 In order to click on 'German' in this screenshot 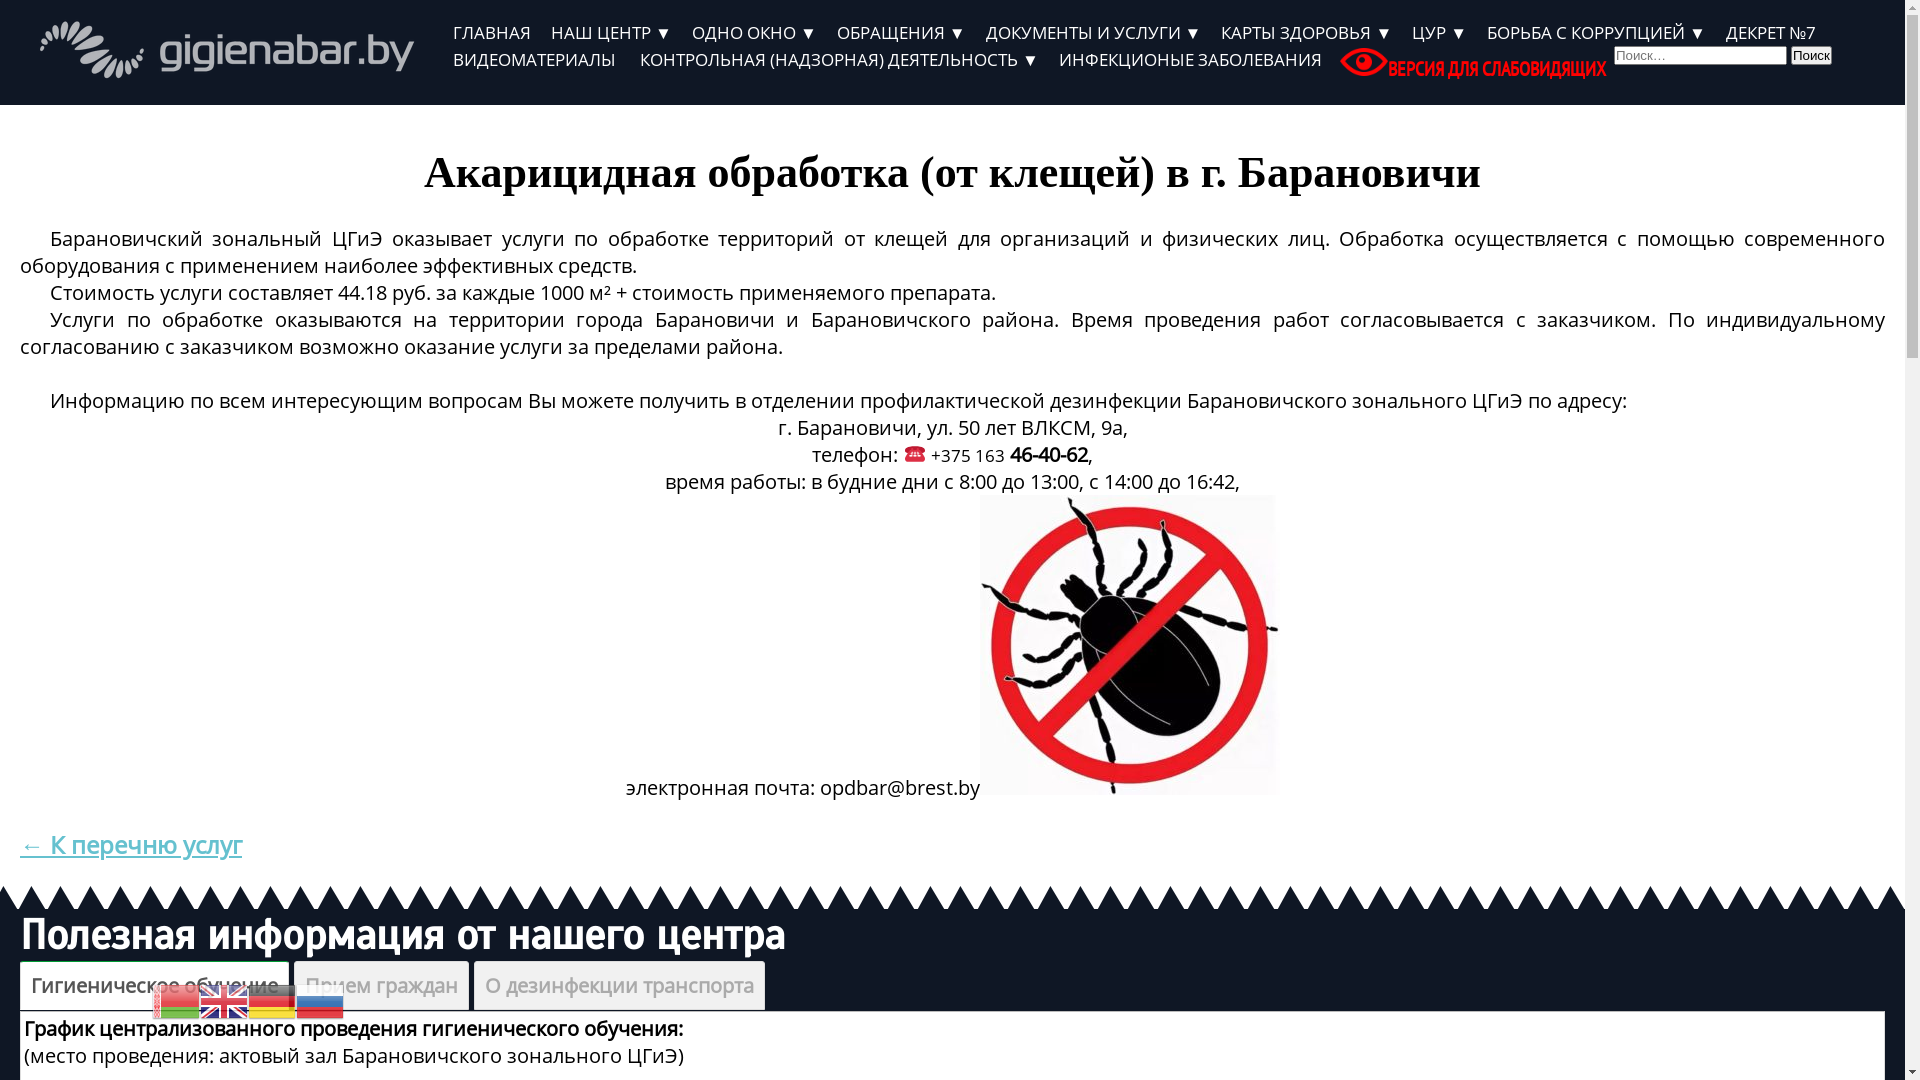, I will do `click(247, 1000)`.